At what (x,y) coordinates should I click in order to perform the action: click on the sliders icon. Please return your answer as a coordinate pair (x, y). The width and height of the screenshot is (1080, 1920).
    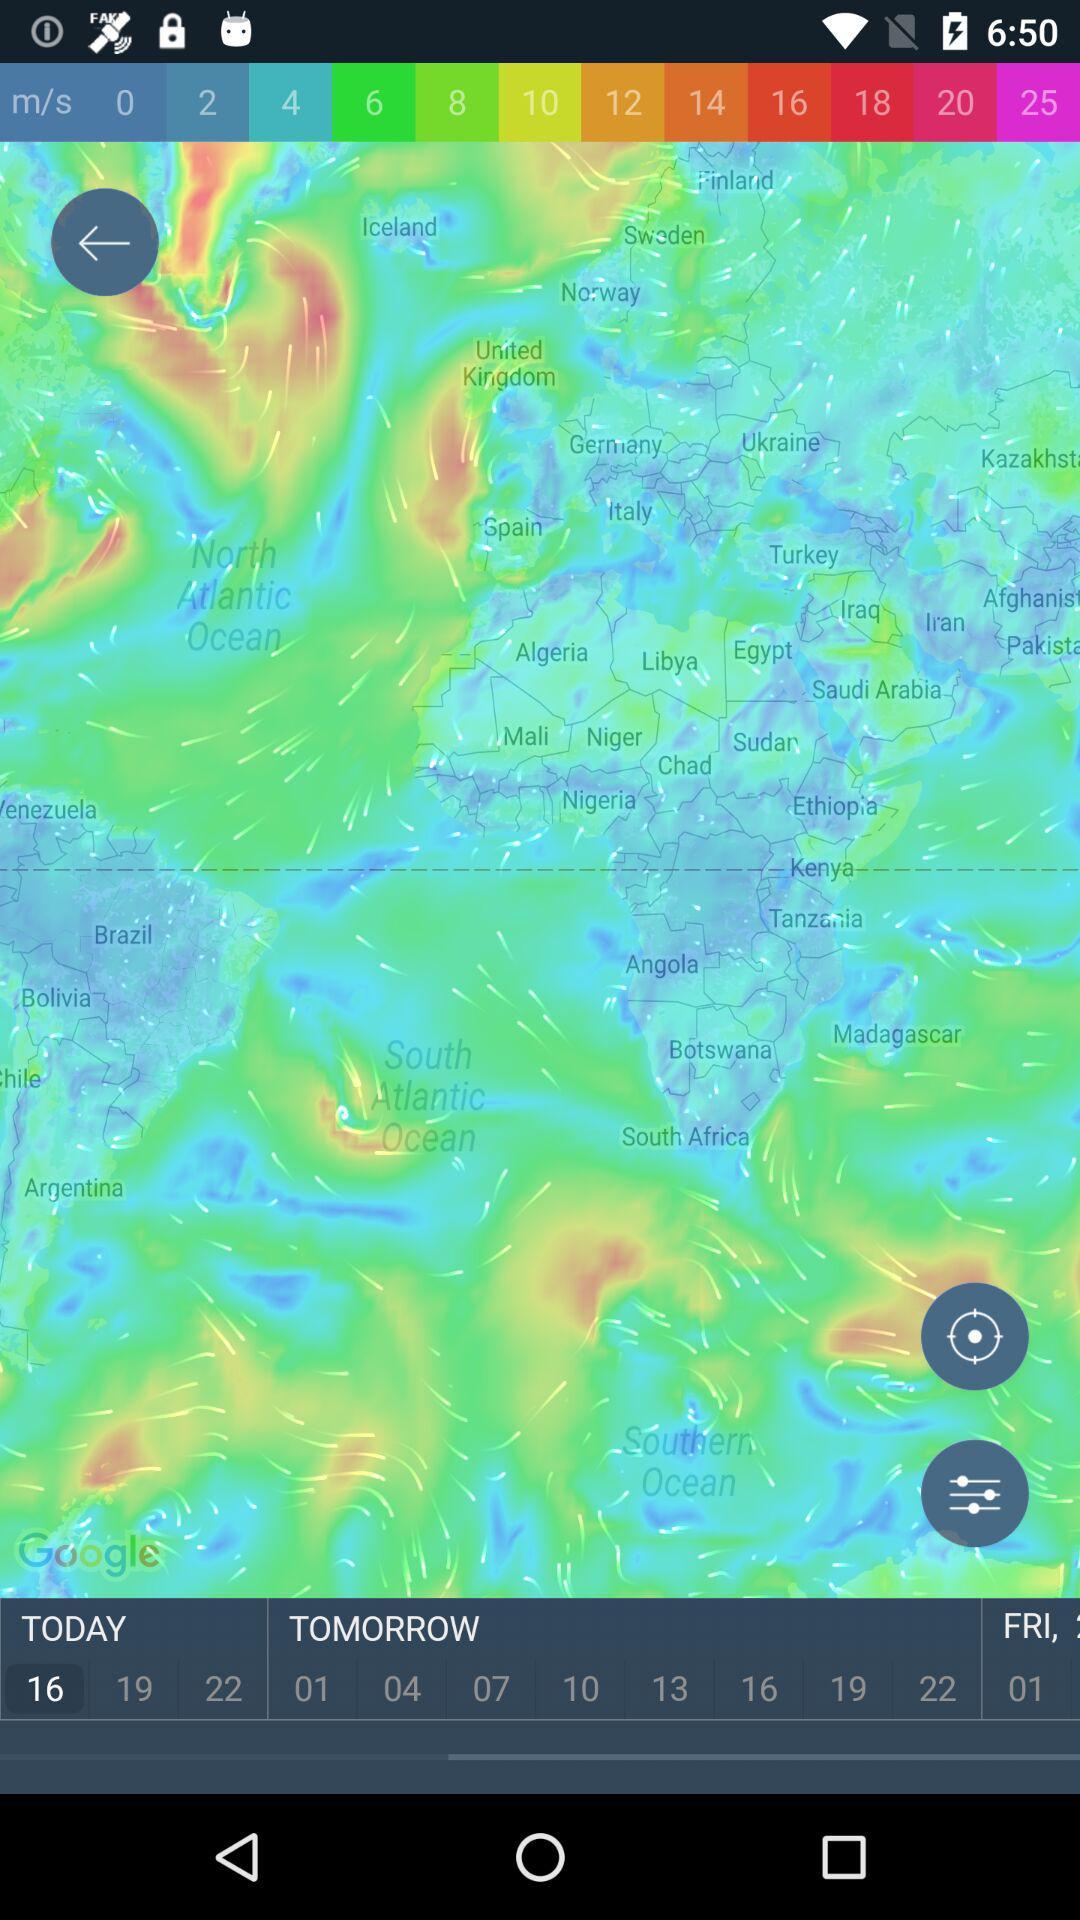
    Looking at the image, I should click on (974, 1493).